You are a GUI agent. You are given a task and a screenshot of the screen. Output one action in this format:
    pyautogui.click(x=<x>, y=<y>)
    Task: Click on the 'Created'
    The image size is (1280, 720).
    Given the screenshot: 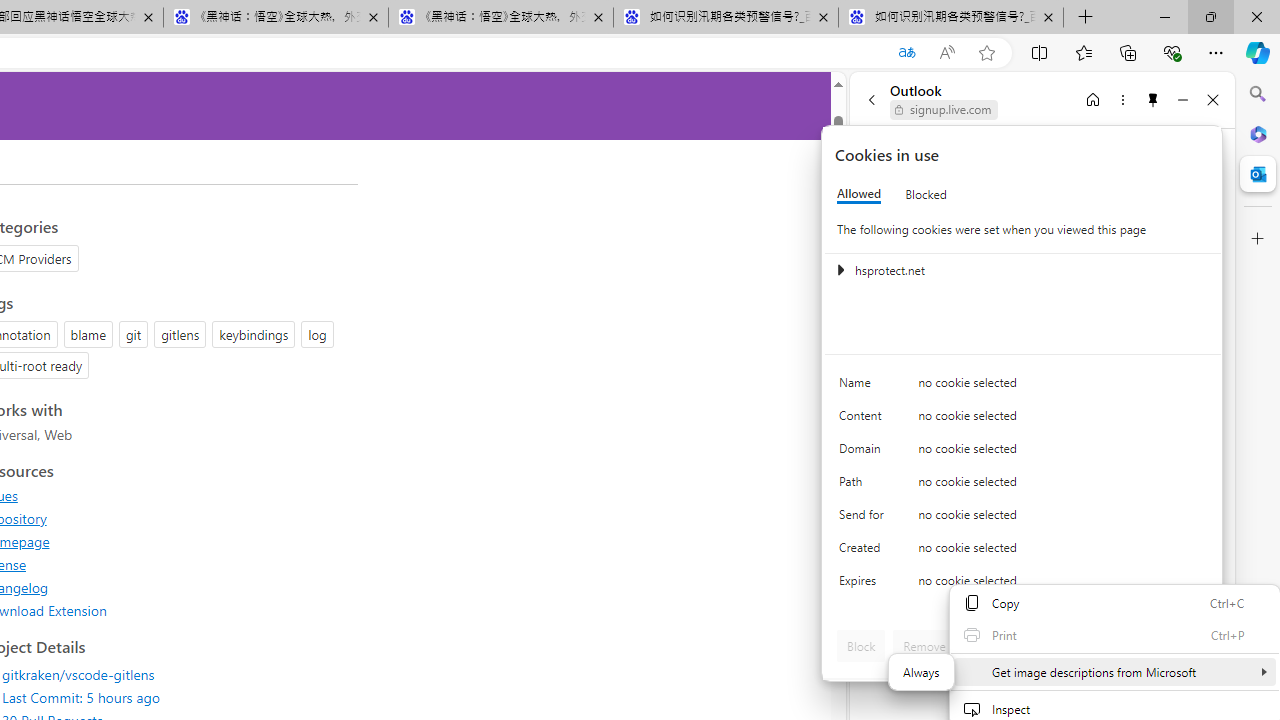 What is the action you would take?
    pyautogui.click(x=865, y=552)
    